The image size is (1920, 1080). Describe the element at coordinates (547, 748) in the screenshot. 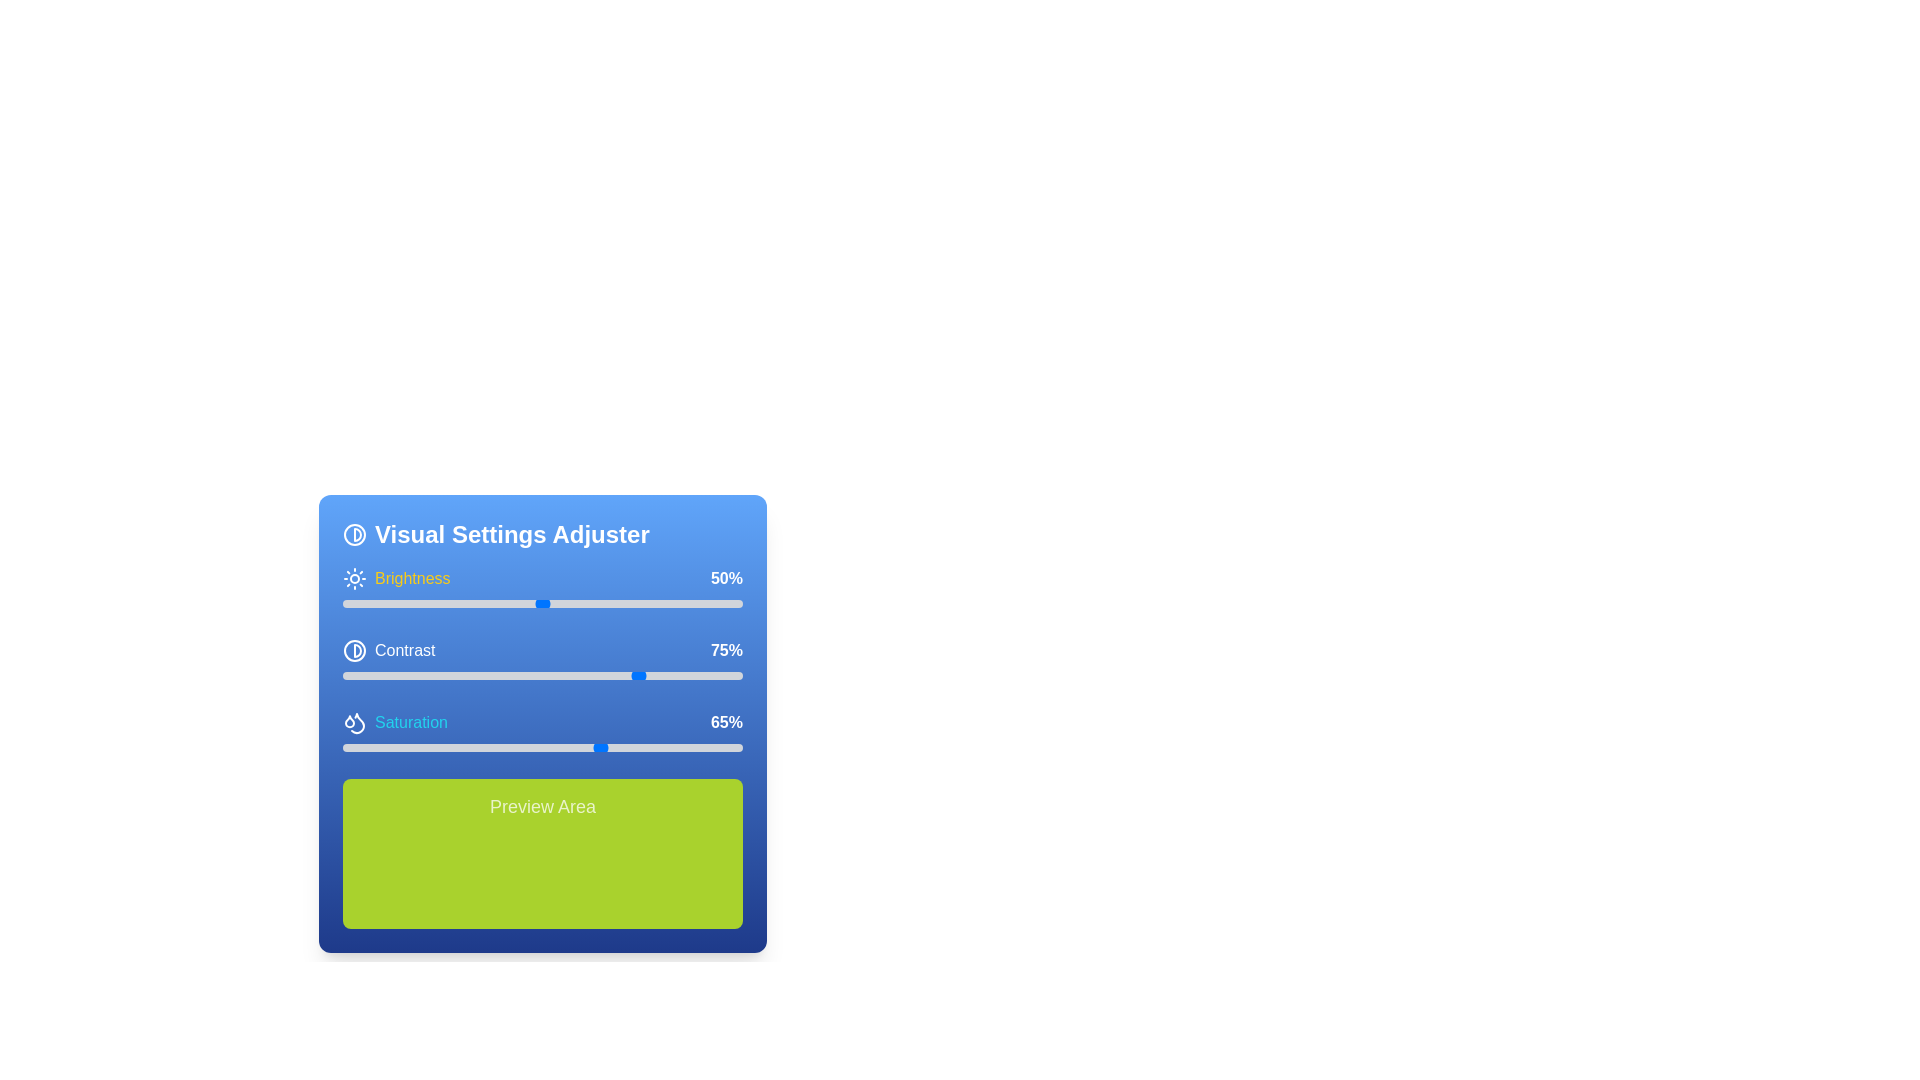

I see `saturation` at that location.